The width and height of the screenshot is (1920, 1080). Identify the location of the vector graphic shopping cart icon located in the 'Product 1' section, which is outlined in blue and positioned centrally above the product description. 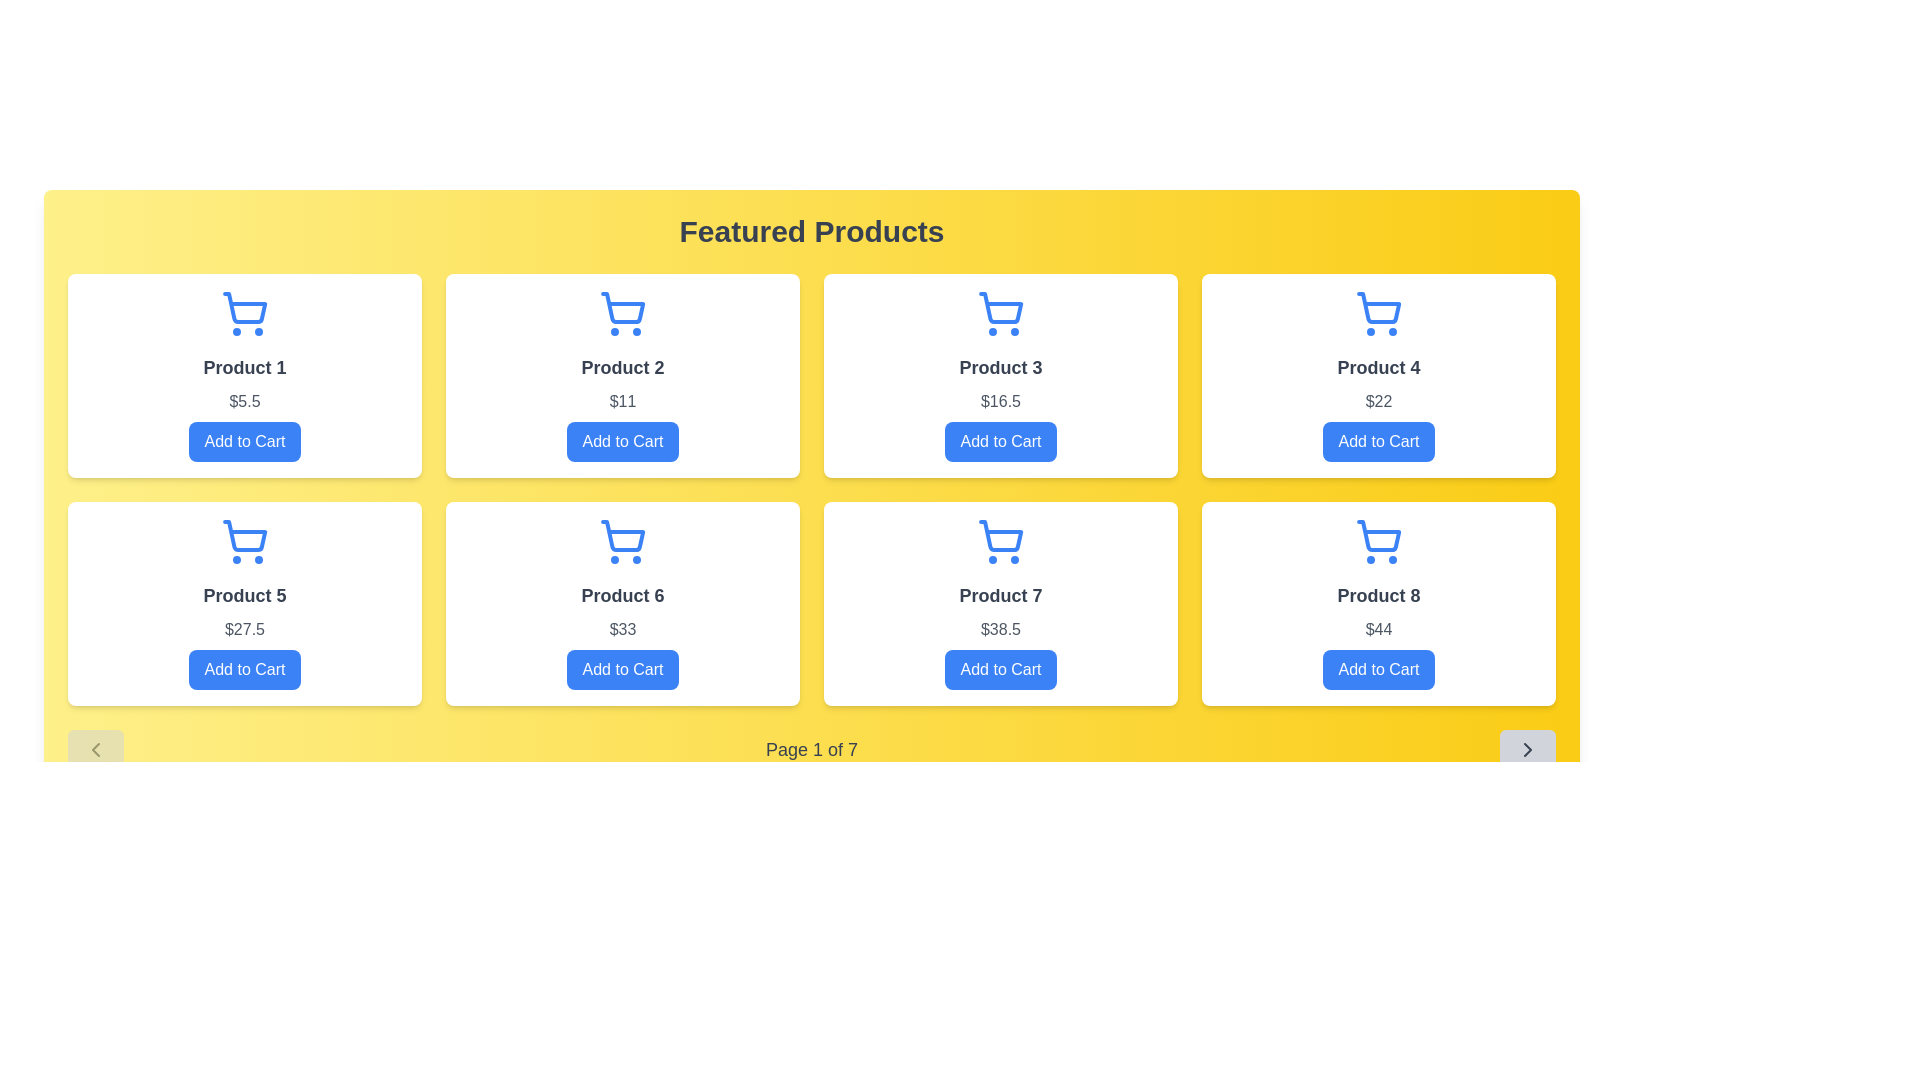
(244, 308).